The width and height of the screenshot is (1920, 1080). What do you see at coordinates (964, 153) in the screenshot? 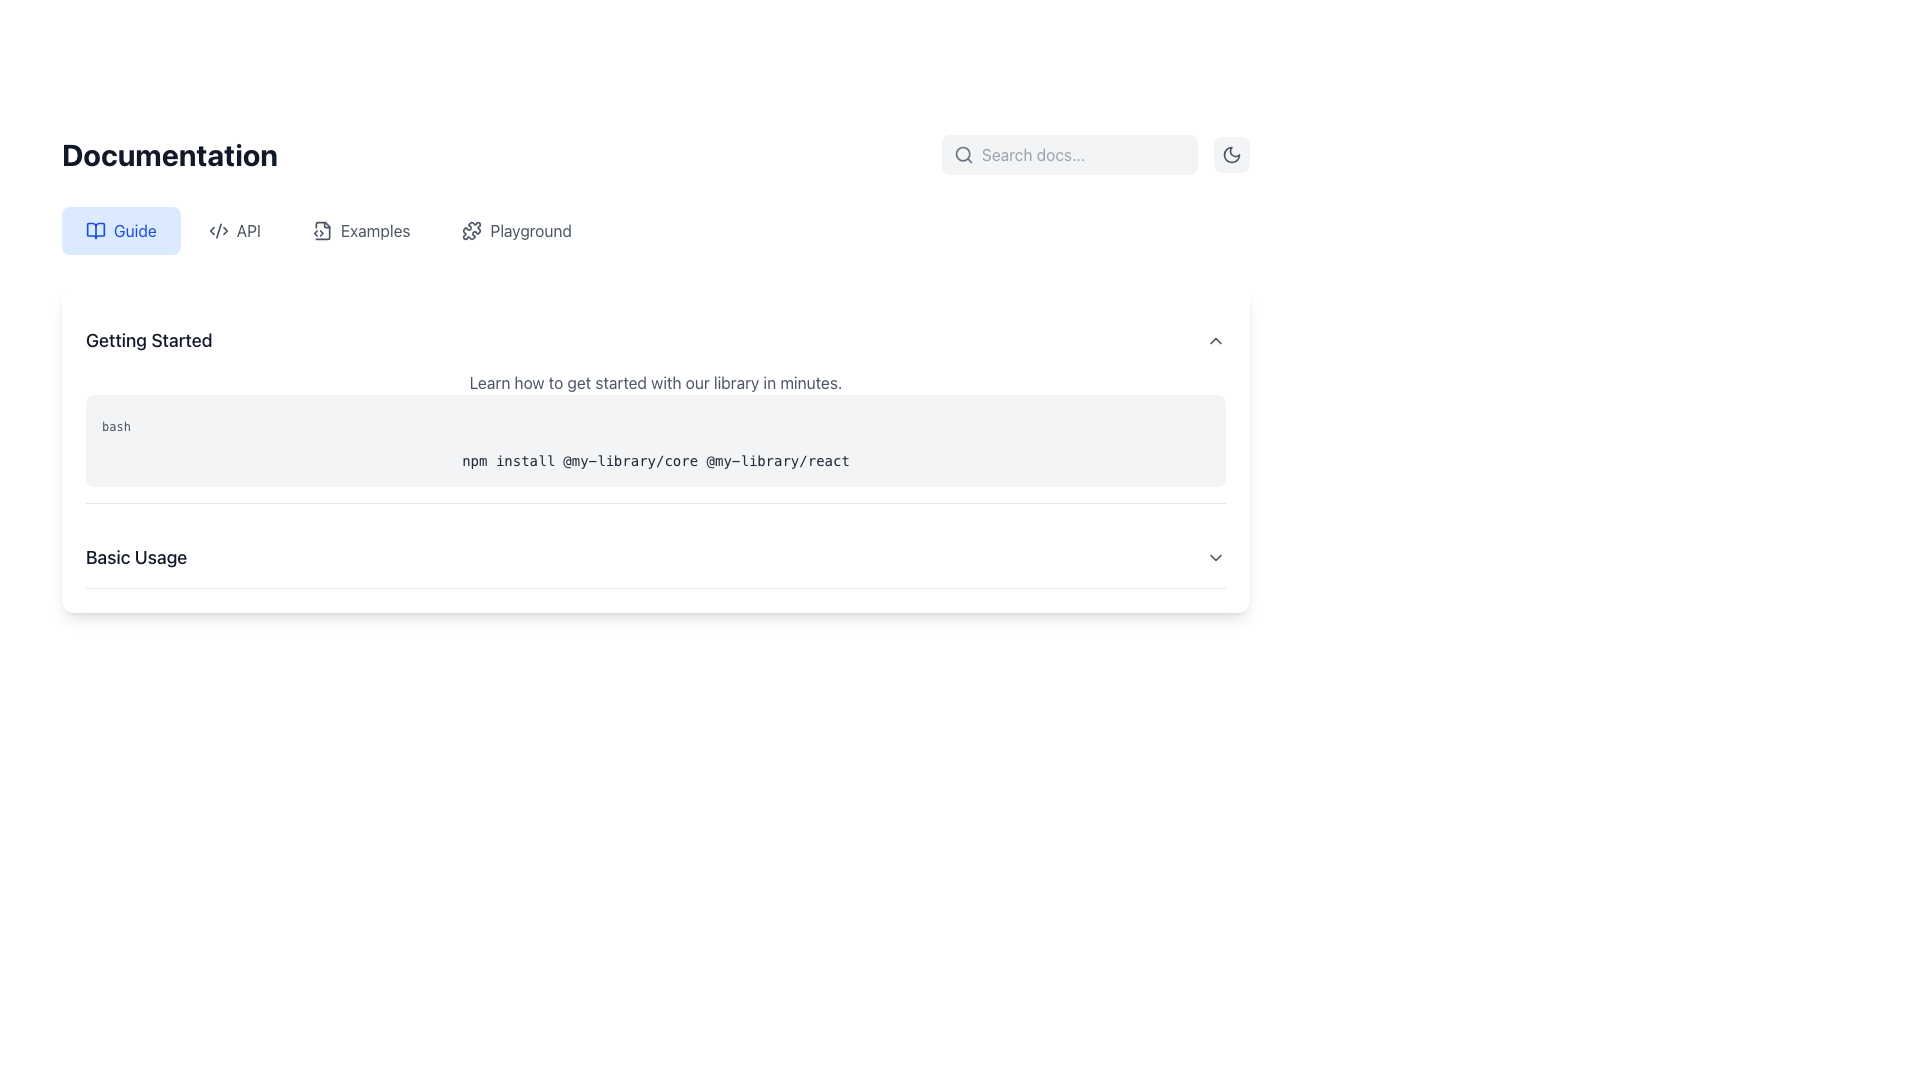
I see `the search bar icon located at the leftmost side of the search bar in the top-right corner of the interface` at bounding box center [964, 153].